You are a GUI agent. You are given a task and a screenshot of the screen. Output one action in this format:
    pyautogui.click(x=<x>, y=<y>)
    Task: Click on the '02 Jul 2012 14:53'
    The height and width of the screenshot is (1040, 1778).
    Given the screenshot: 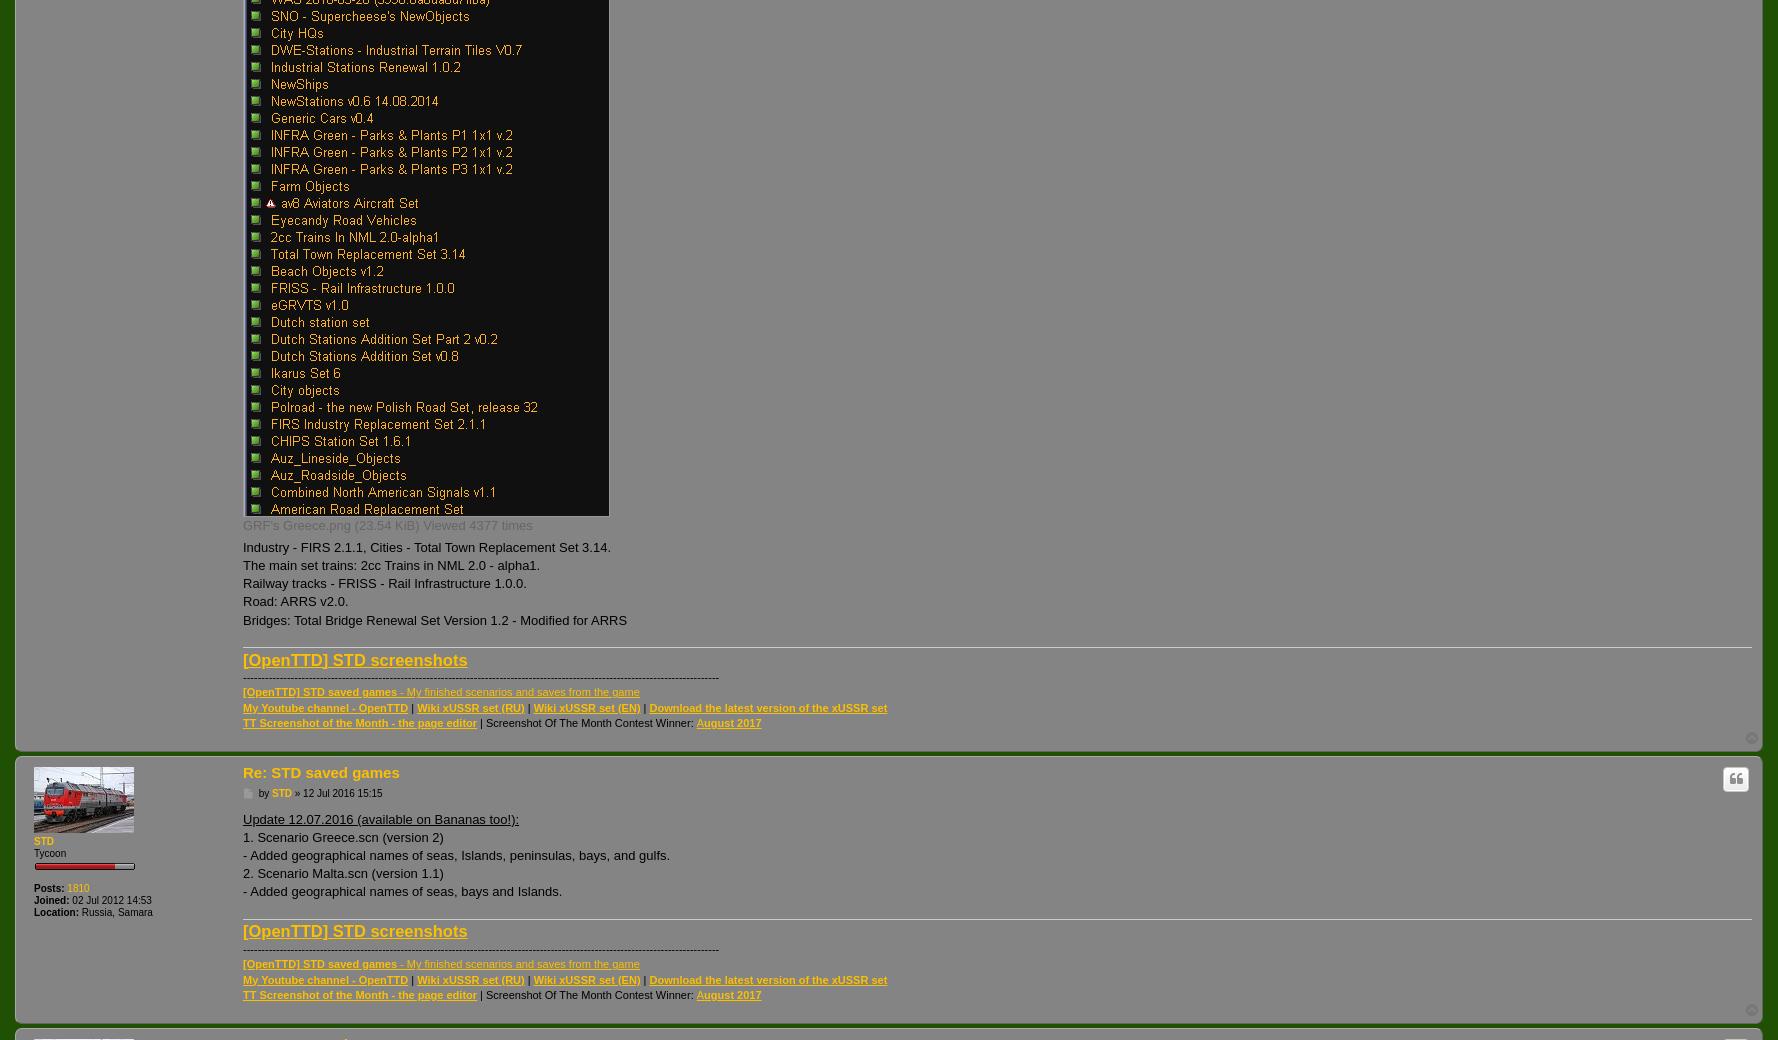 What is the action you would take?
    pyautogui.click(x=109, y=899)
    